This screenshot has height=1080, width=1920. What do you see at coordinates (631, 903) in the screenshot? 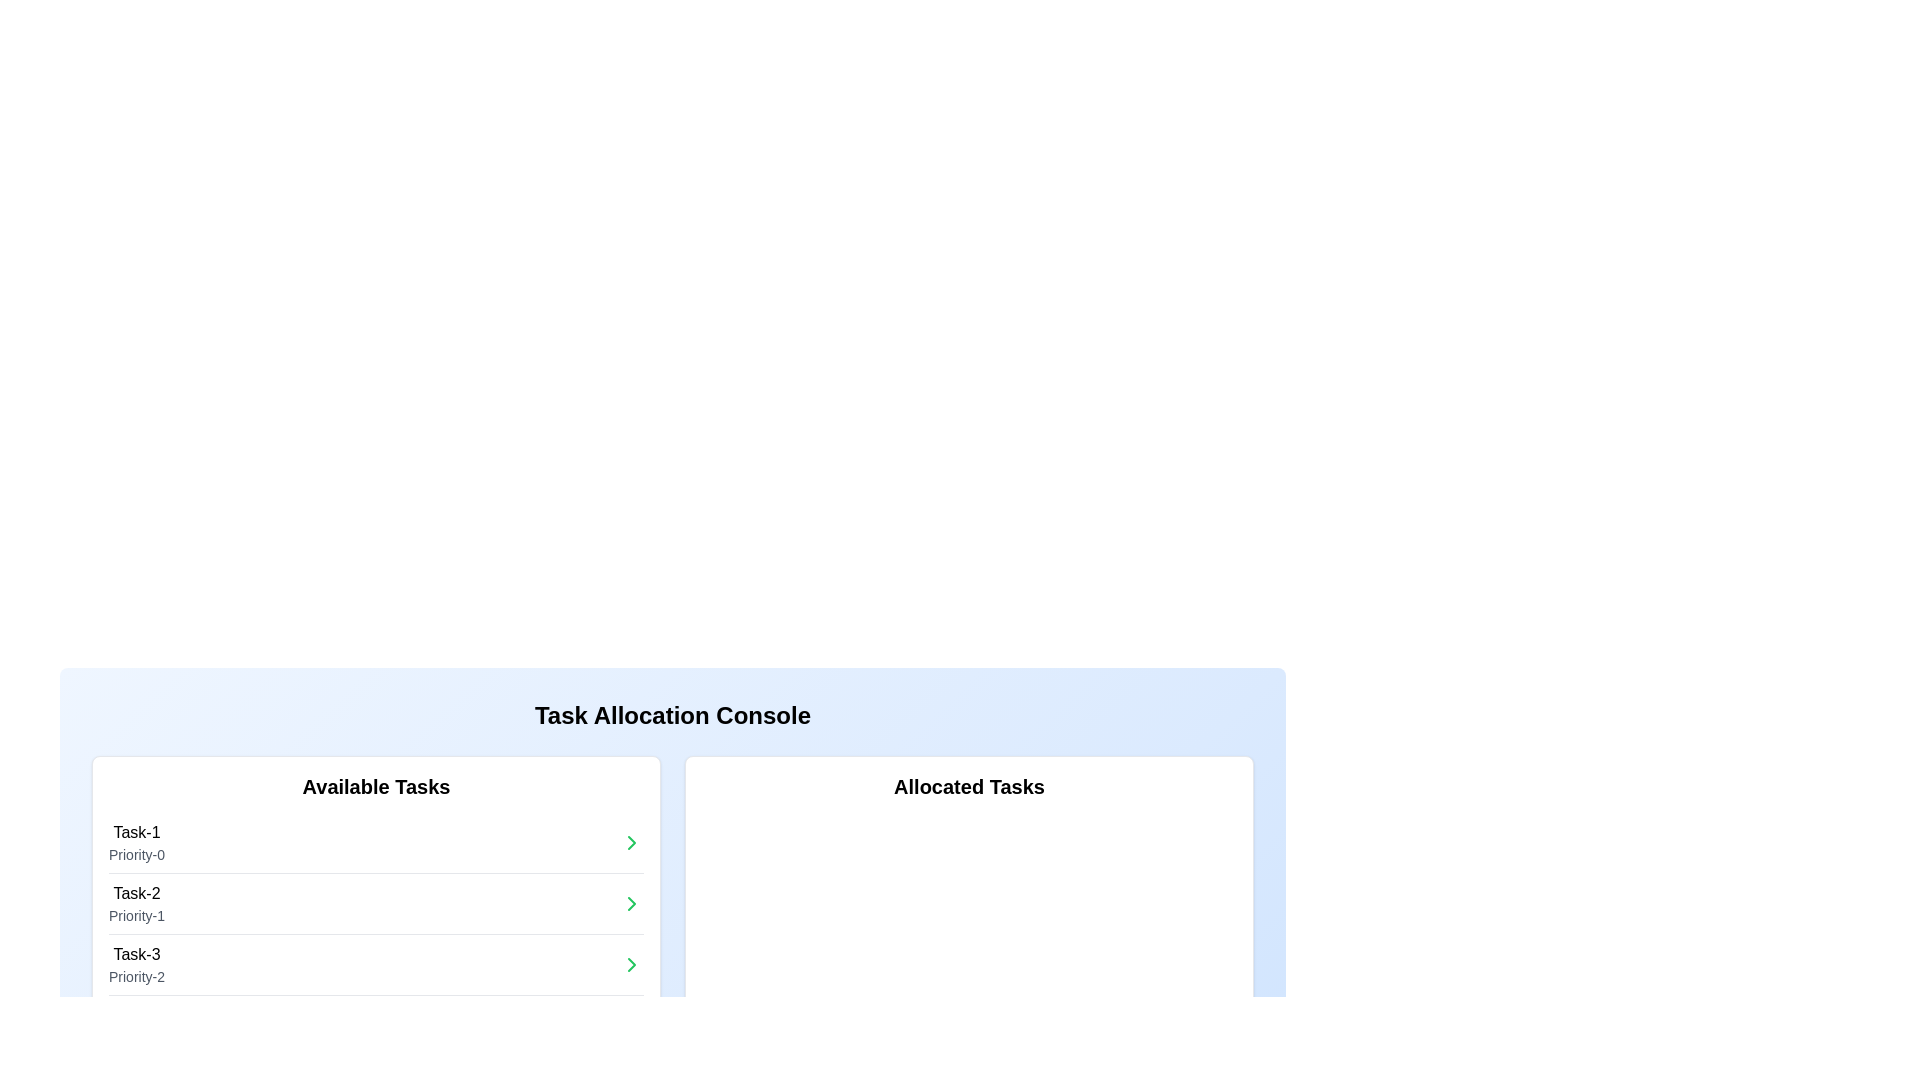
I see `the chevron icon located at the right-end of the second row in the 'Available Tasks' section` at bounding box center [631, 903].